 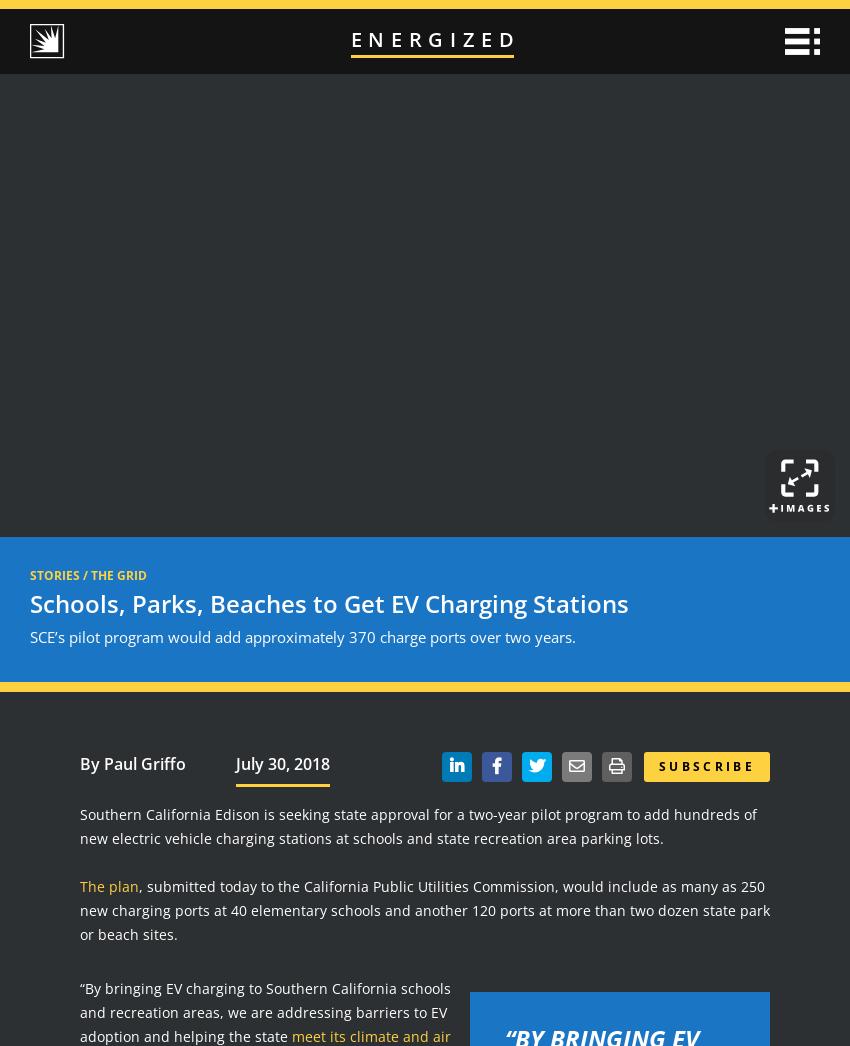 What do you see at coordinates (706, 764) in the screenshot?
I see `'Subscribe'` at bounding box center [706, 764].